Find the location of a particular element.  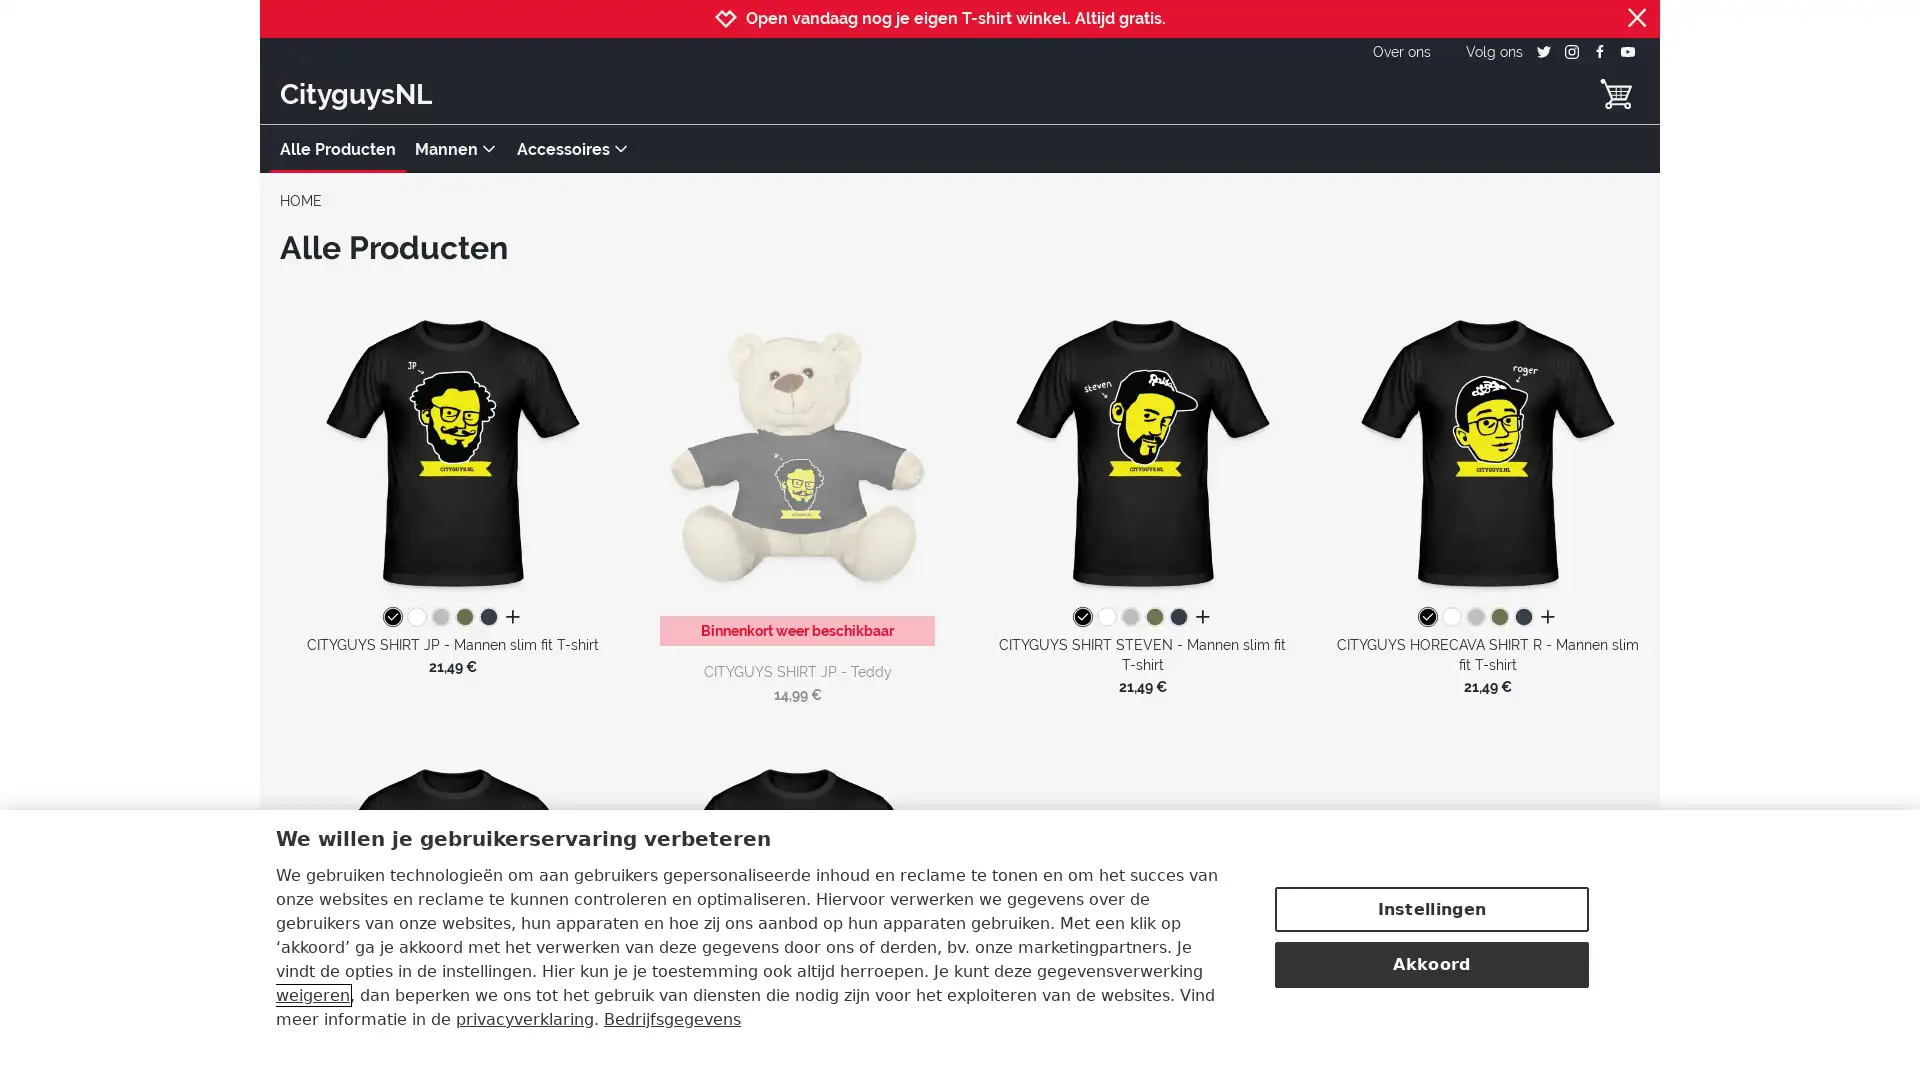

CITYGUYS HORECAVA SHIRT R - Mannen slim fit T-shirt is located at coordinates (1487, 448).